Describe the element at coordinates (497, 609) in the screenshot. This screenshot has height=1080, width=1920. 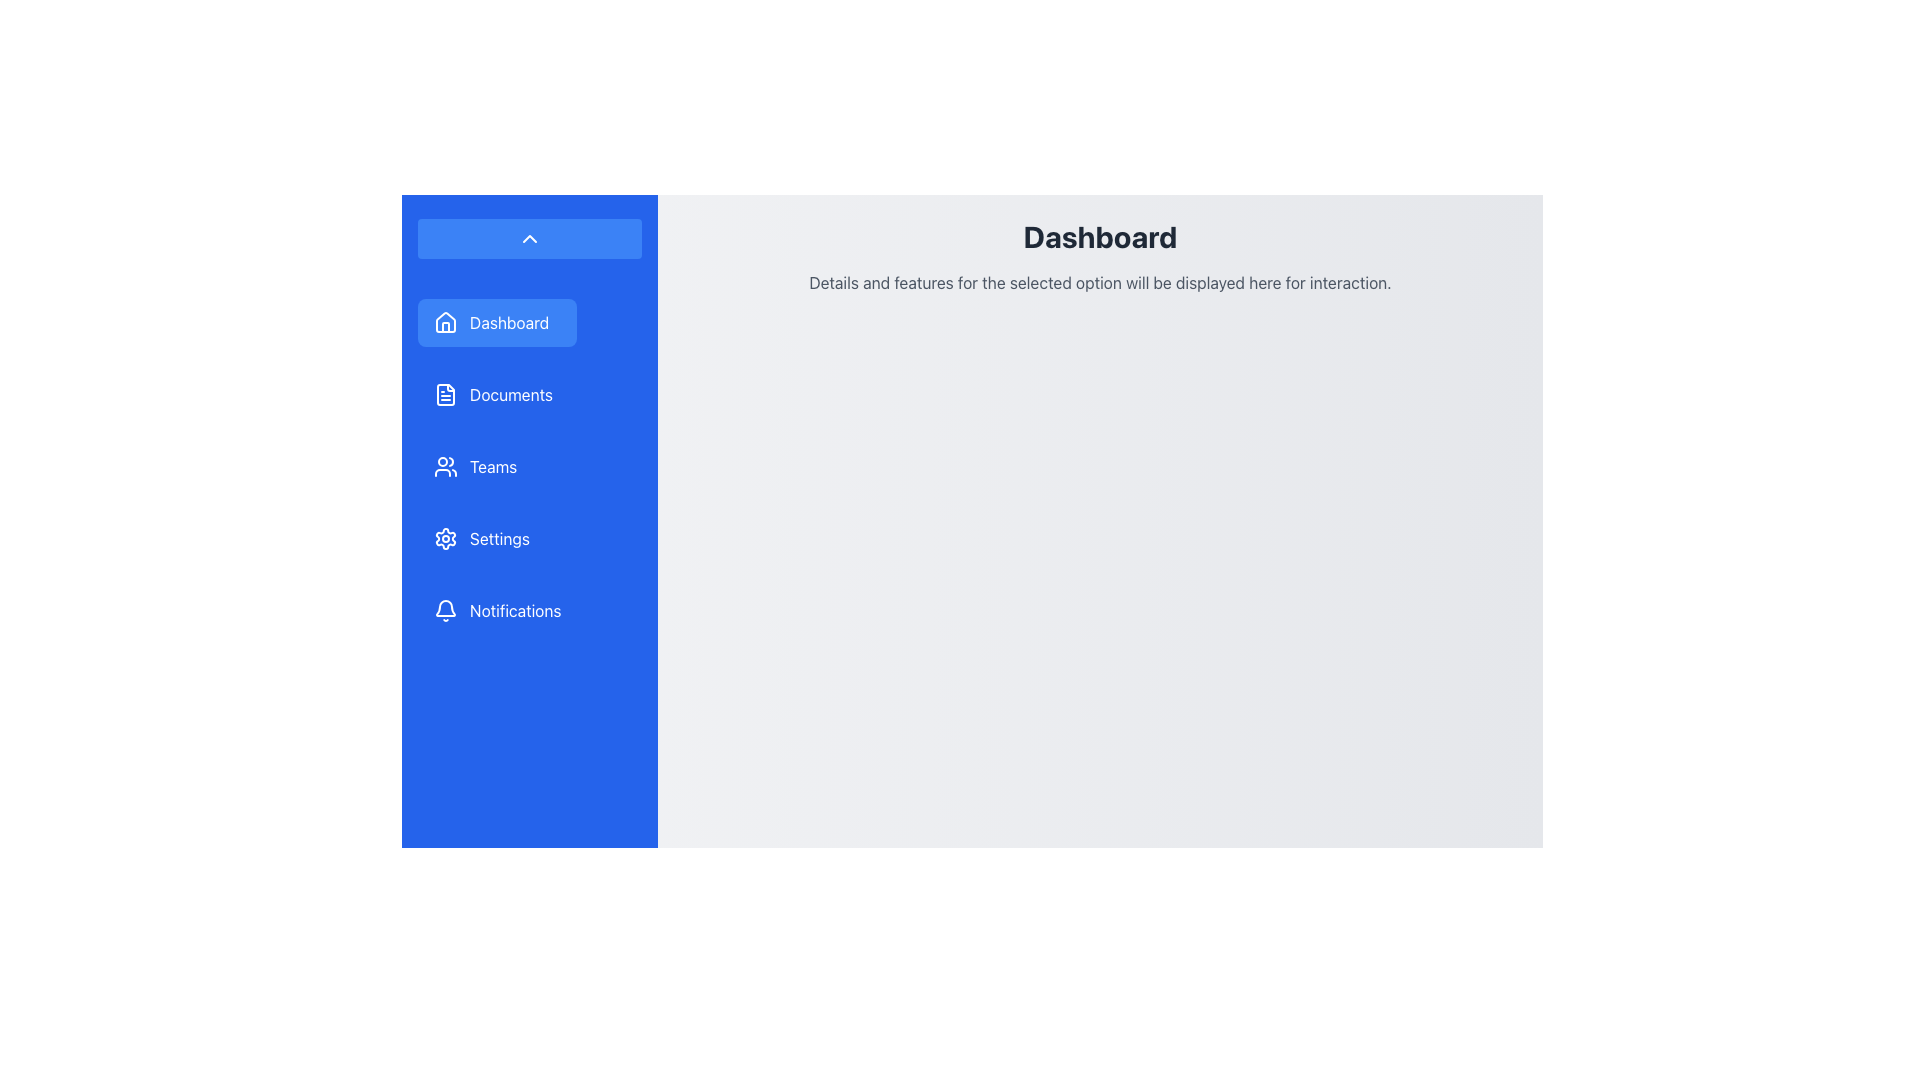
I see `the 'Notifications' button located in the left vertical navigation menu, fifth from the top, to access it via keyboard navigation` at that location.